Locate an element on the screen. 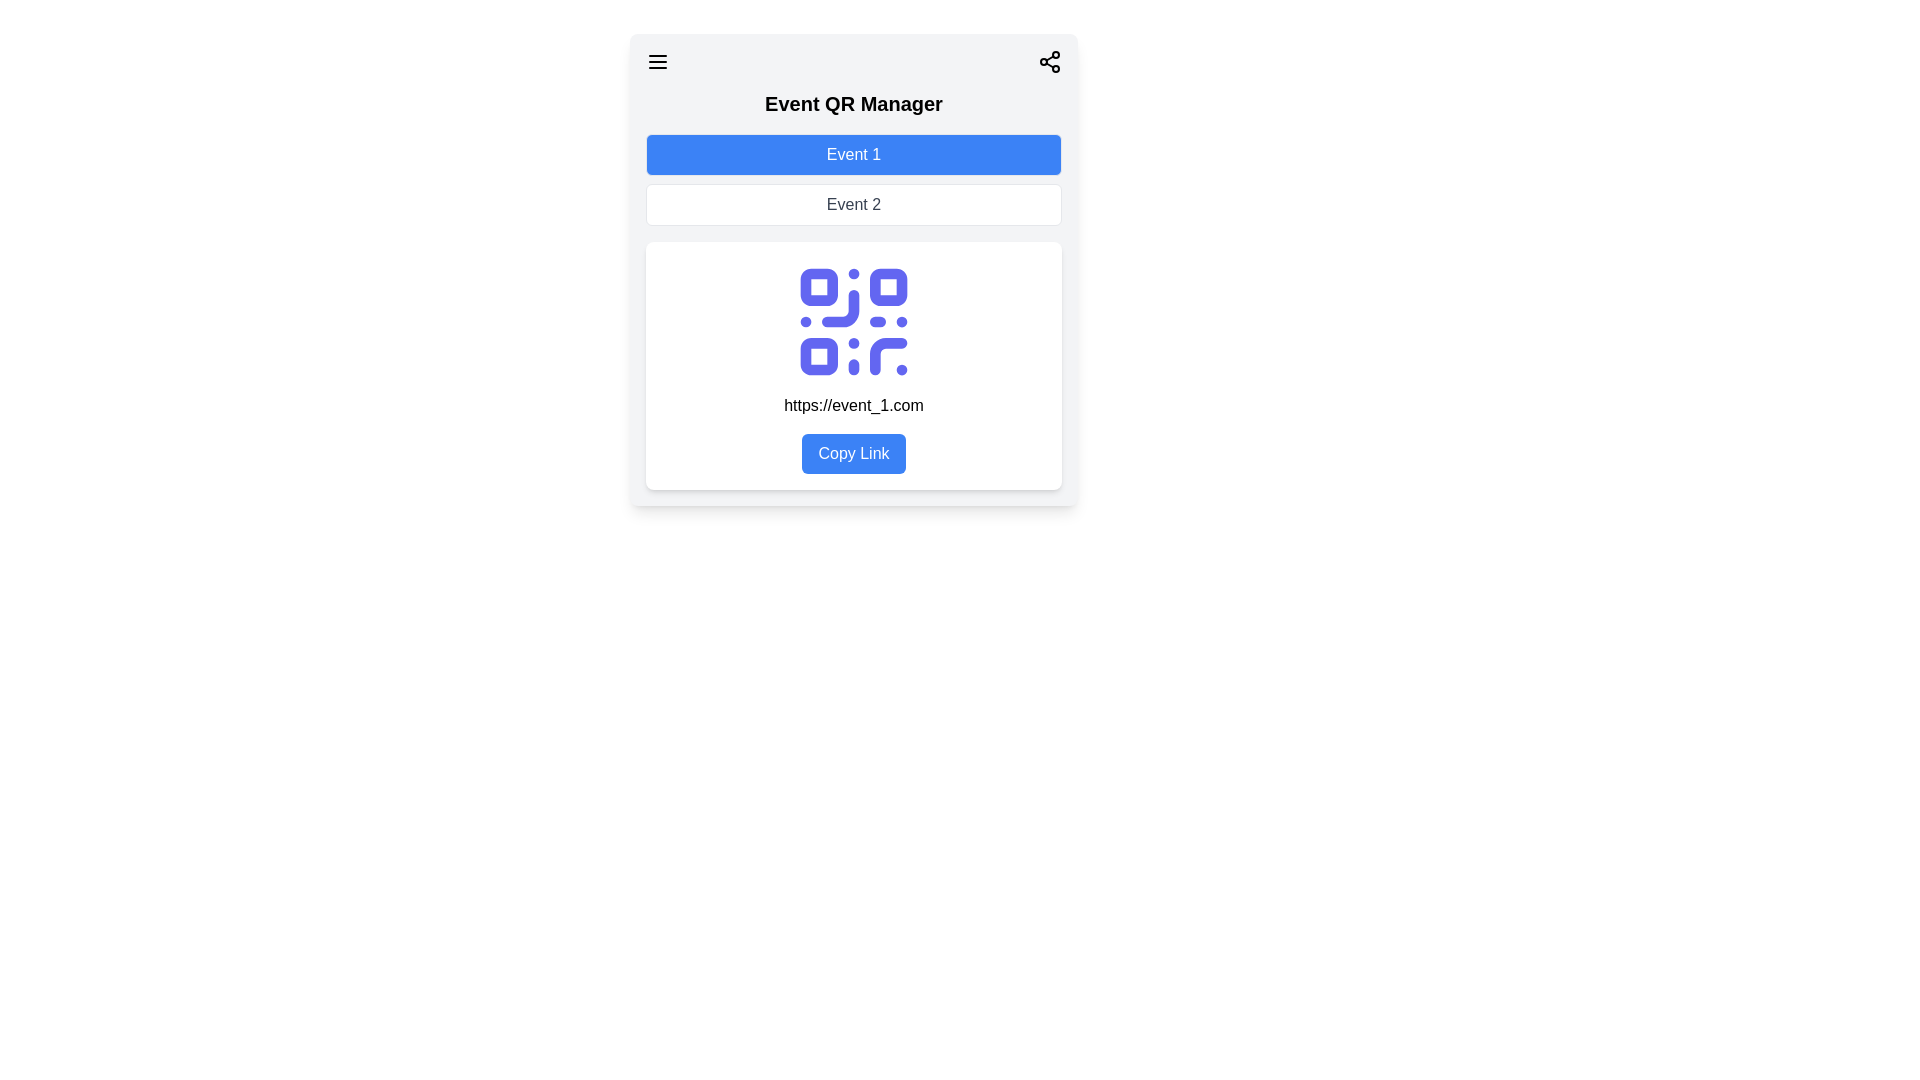  the text display element that shows the URL 'https://event_1.com', which is centrally aligned between a QR code above and a 'Copy Link' button below is located at coordinates (854, 405).